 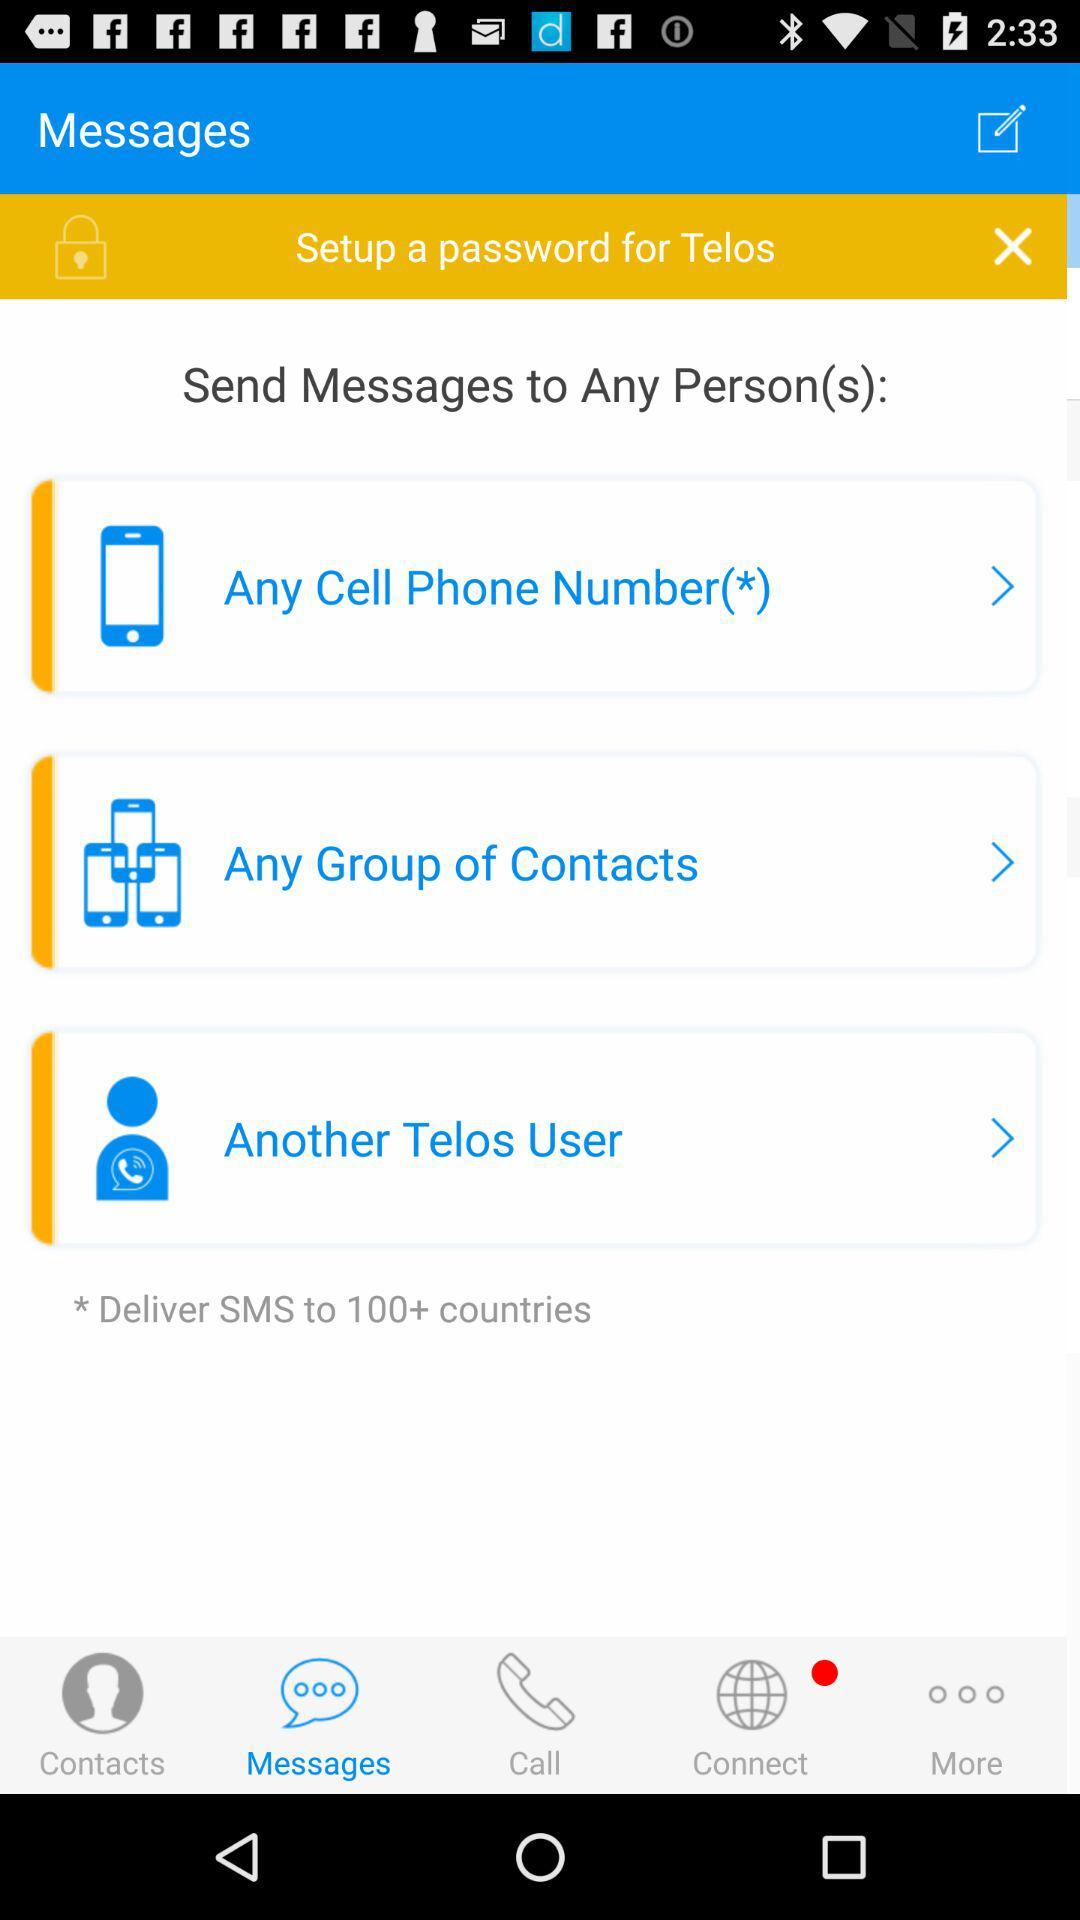 I want to click on the edit icon, so click(x=1007, y=136).